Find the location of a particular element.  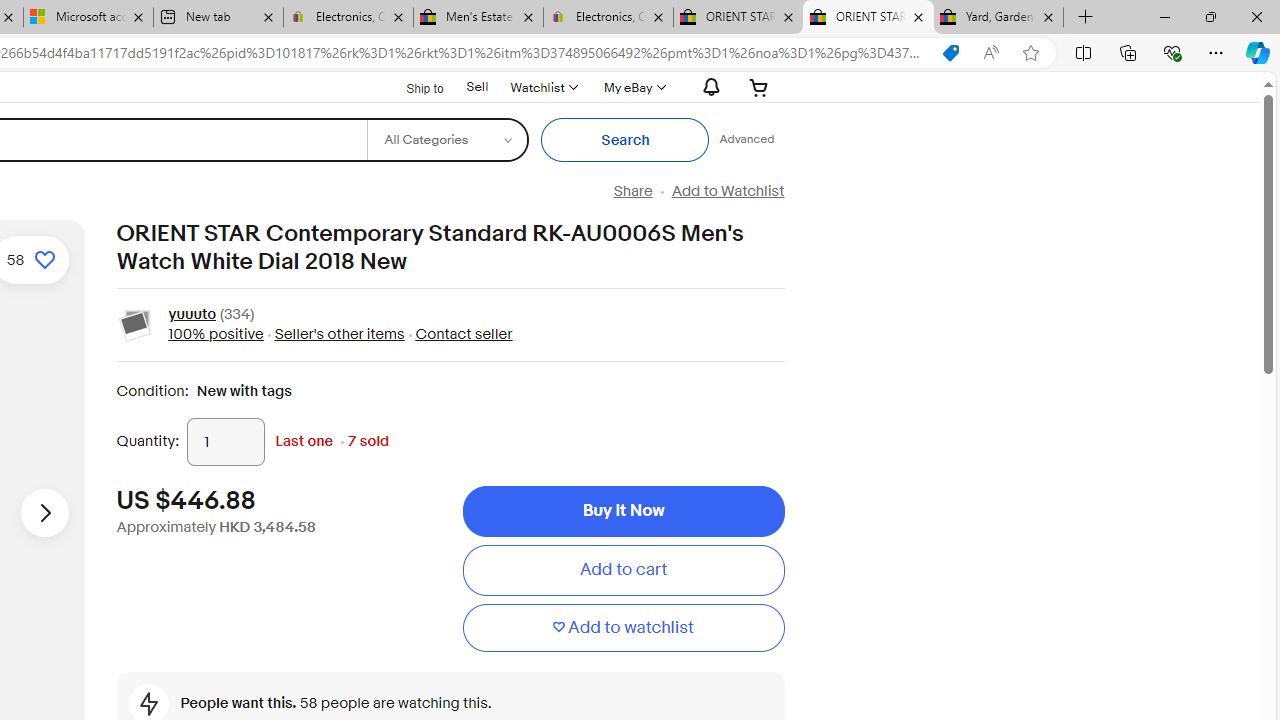

'Watchlist' is located at coordinates (543, 86).